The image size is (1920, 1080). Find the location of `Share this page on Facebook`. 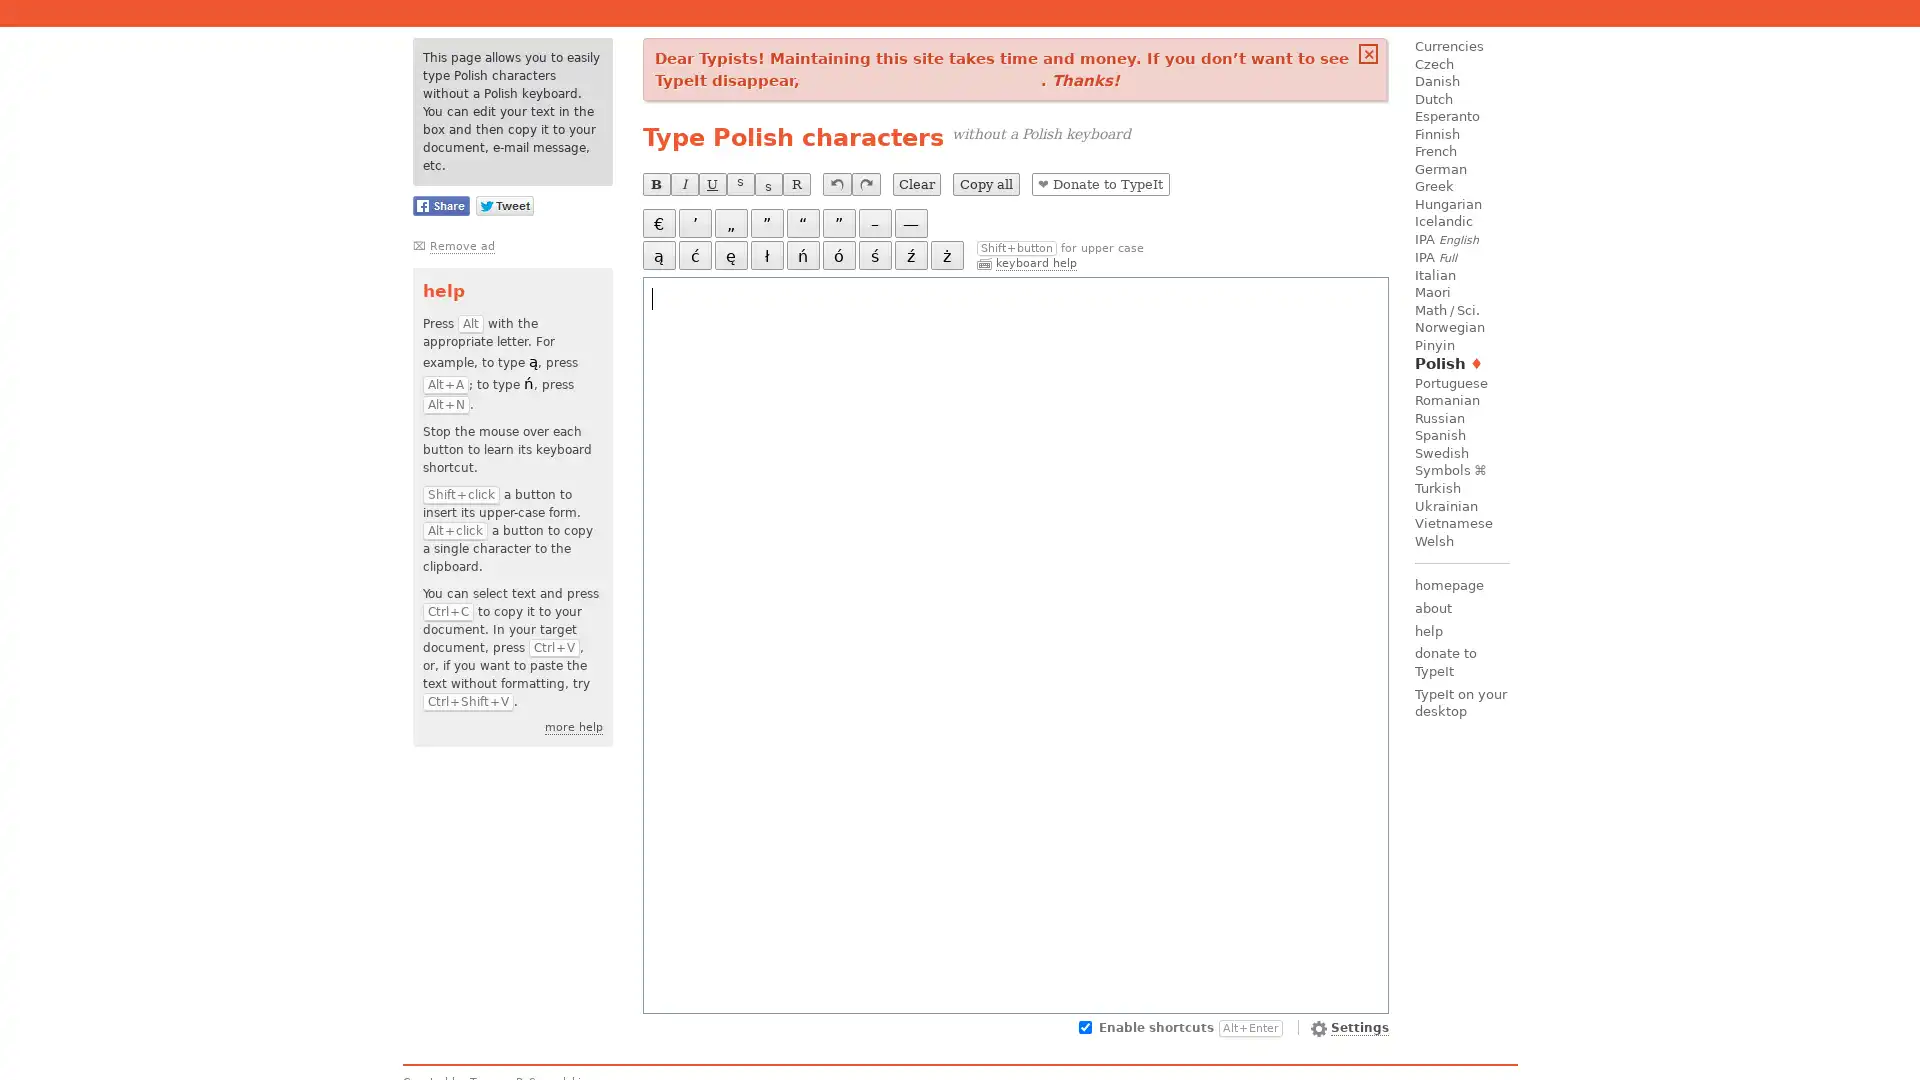

Share this page on Facebook is located at coordinates (439, 205).